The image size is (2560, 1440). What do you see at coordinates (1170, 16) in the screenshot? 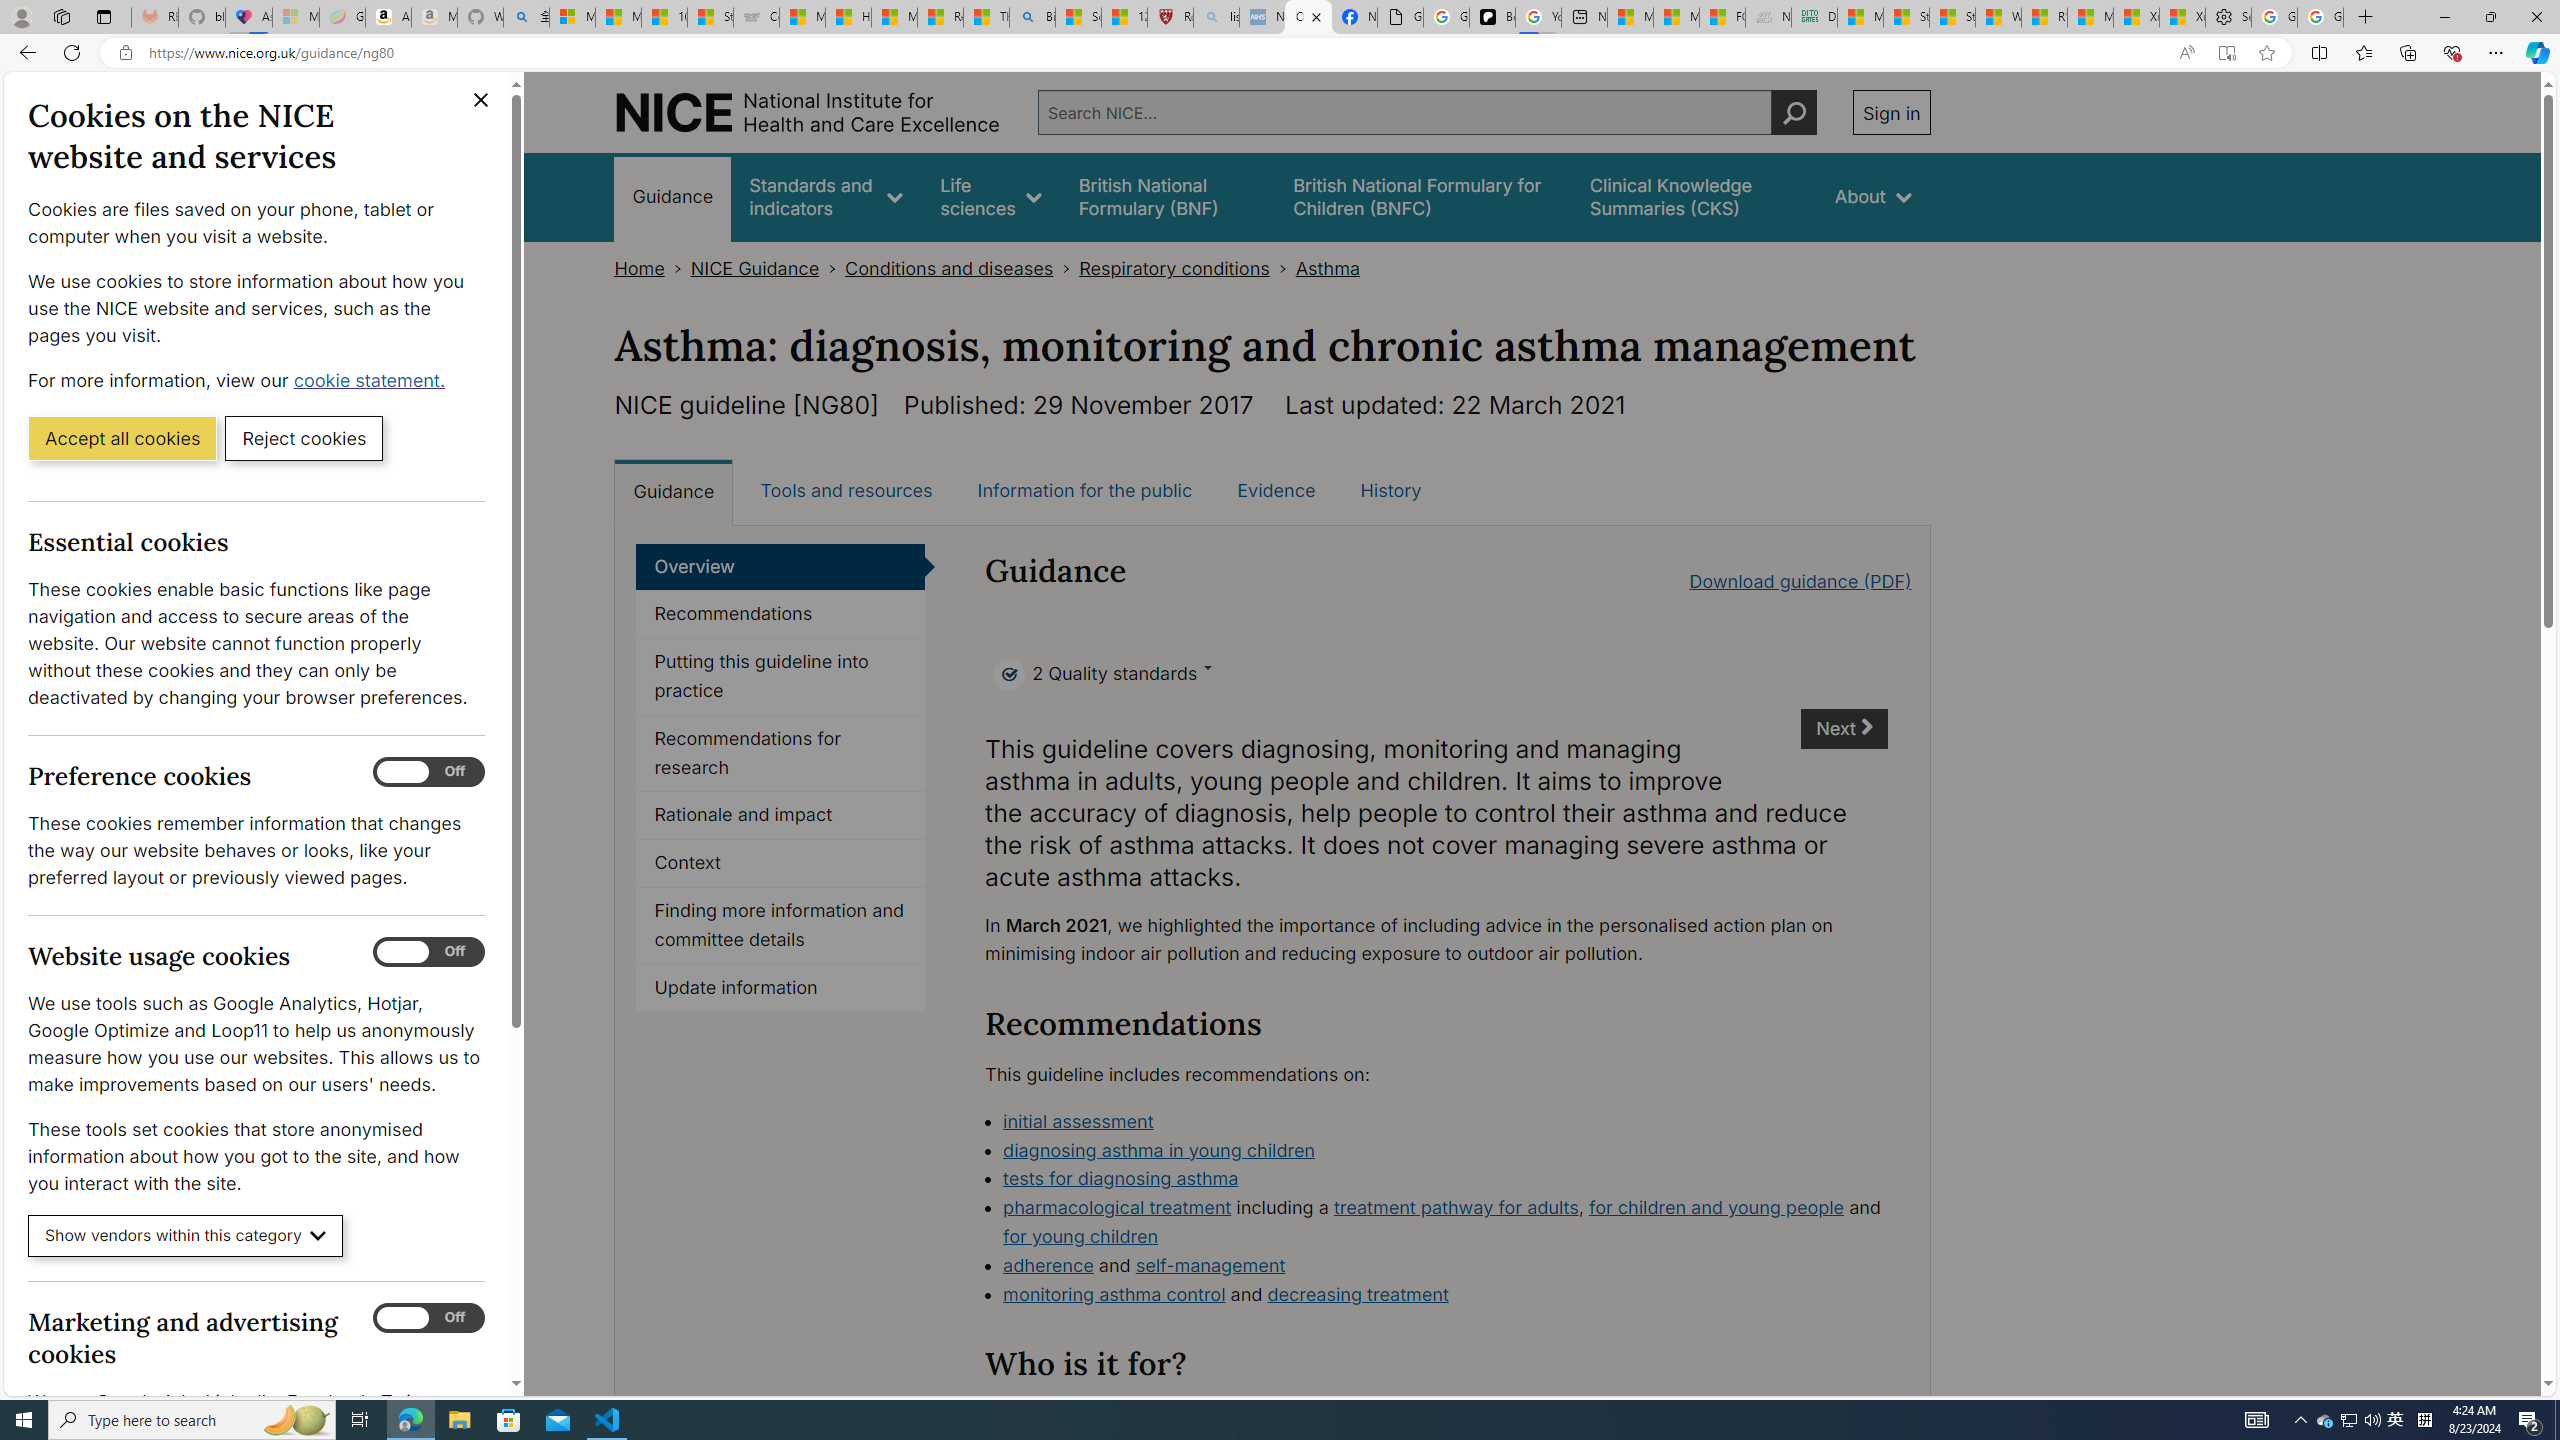
I see `'Robert H. Shmerling, MD - Harvard Health'` at bounding box center [1170, 16].